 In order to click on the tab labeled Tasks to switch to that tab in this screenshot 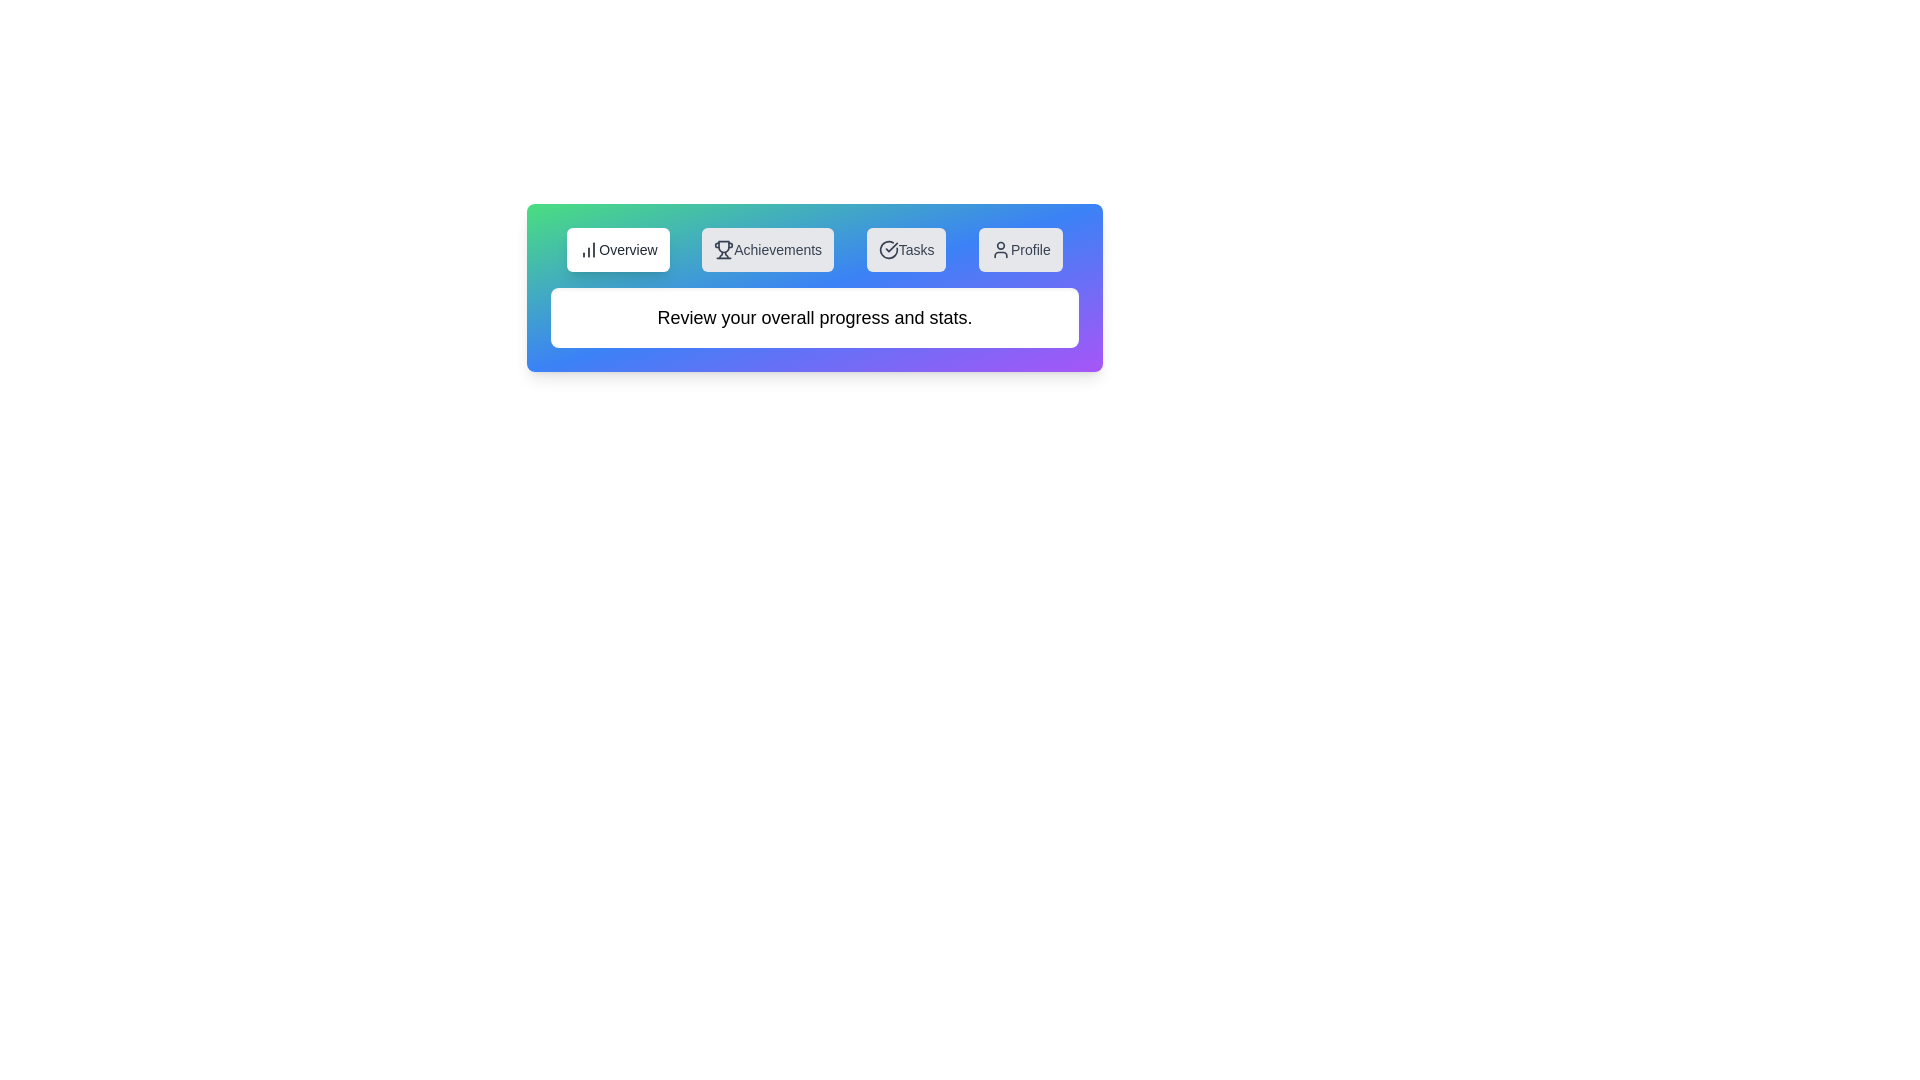, I will do `click(905, 249)`.